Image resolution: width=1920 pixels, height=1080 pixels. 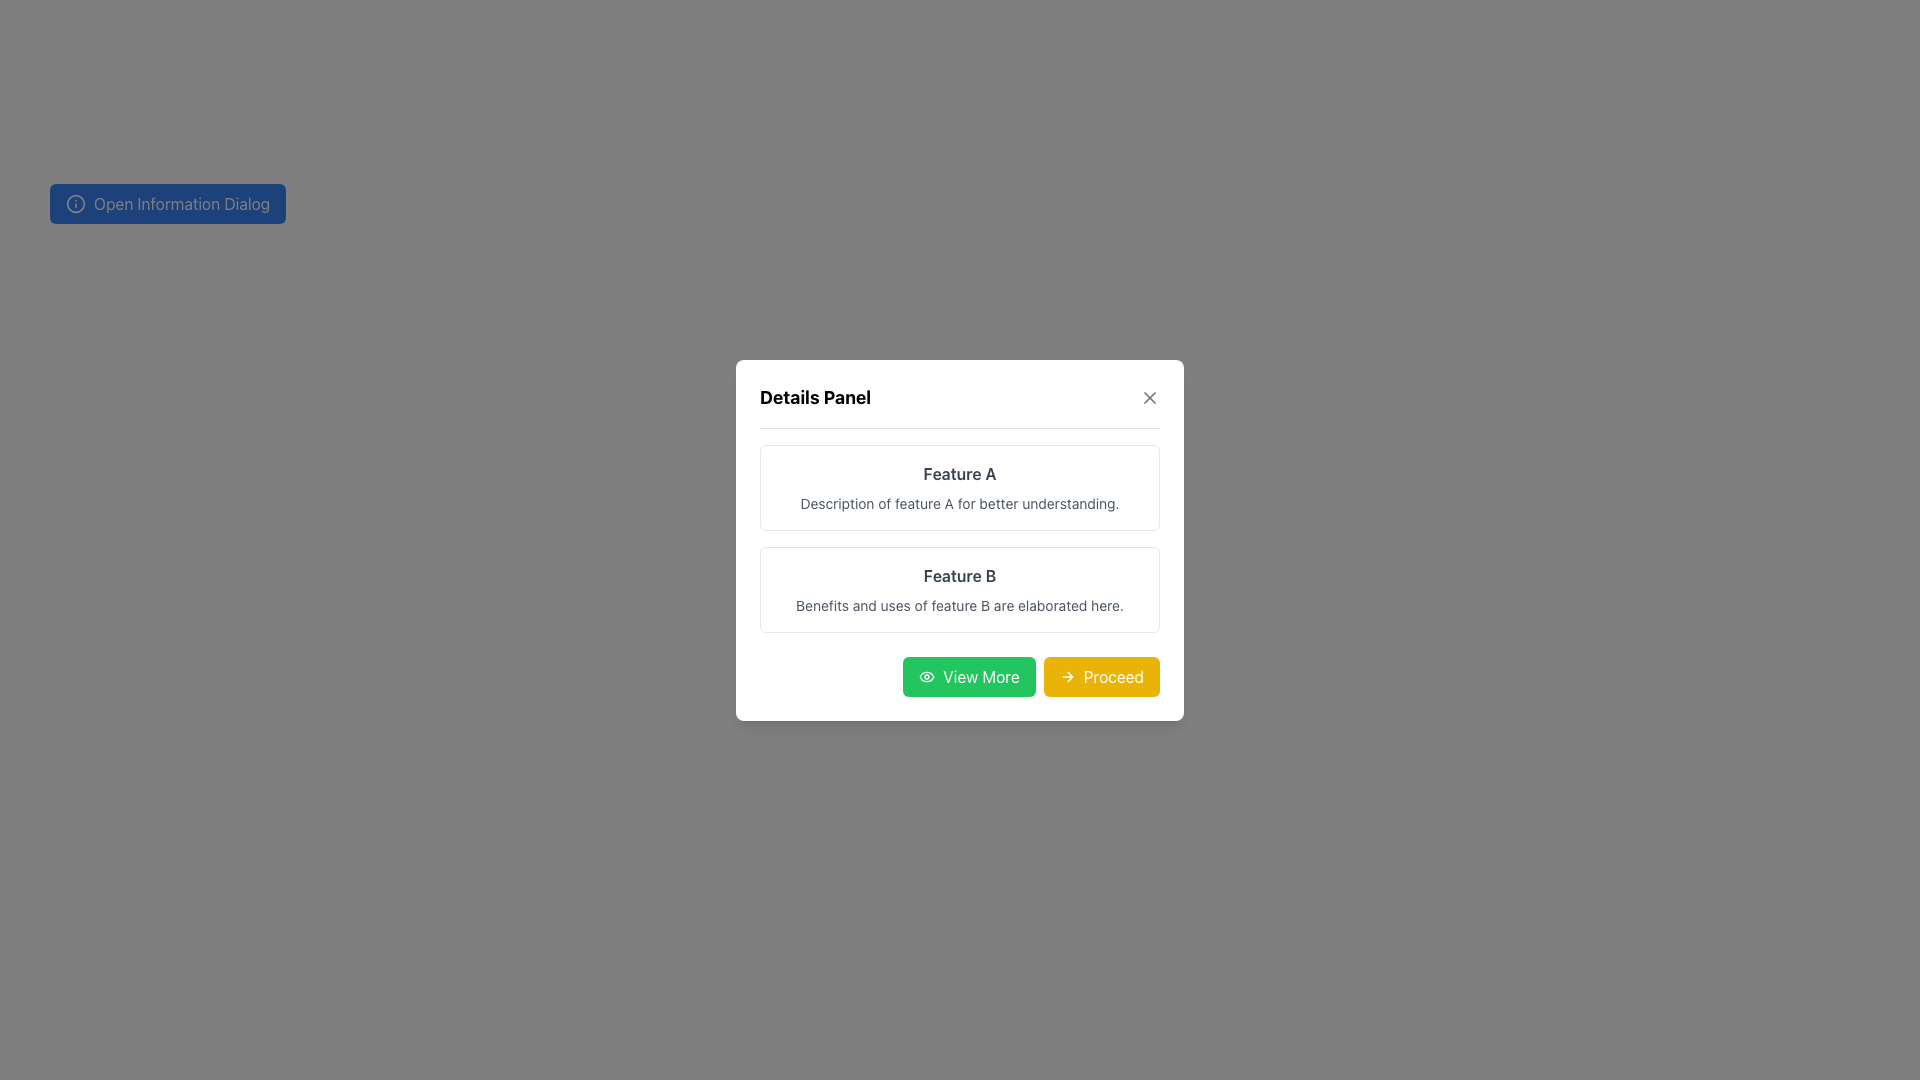 What do you see at coordinates (960, 675) in the screenshot?
I see `the green button labeled 'View More' which has an eye icon on its left, located near the bottom-right of the modal window` at bounding box center [960, 675].